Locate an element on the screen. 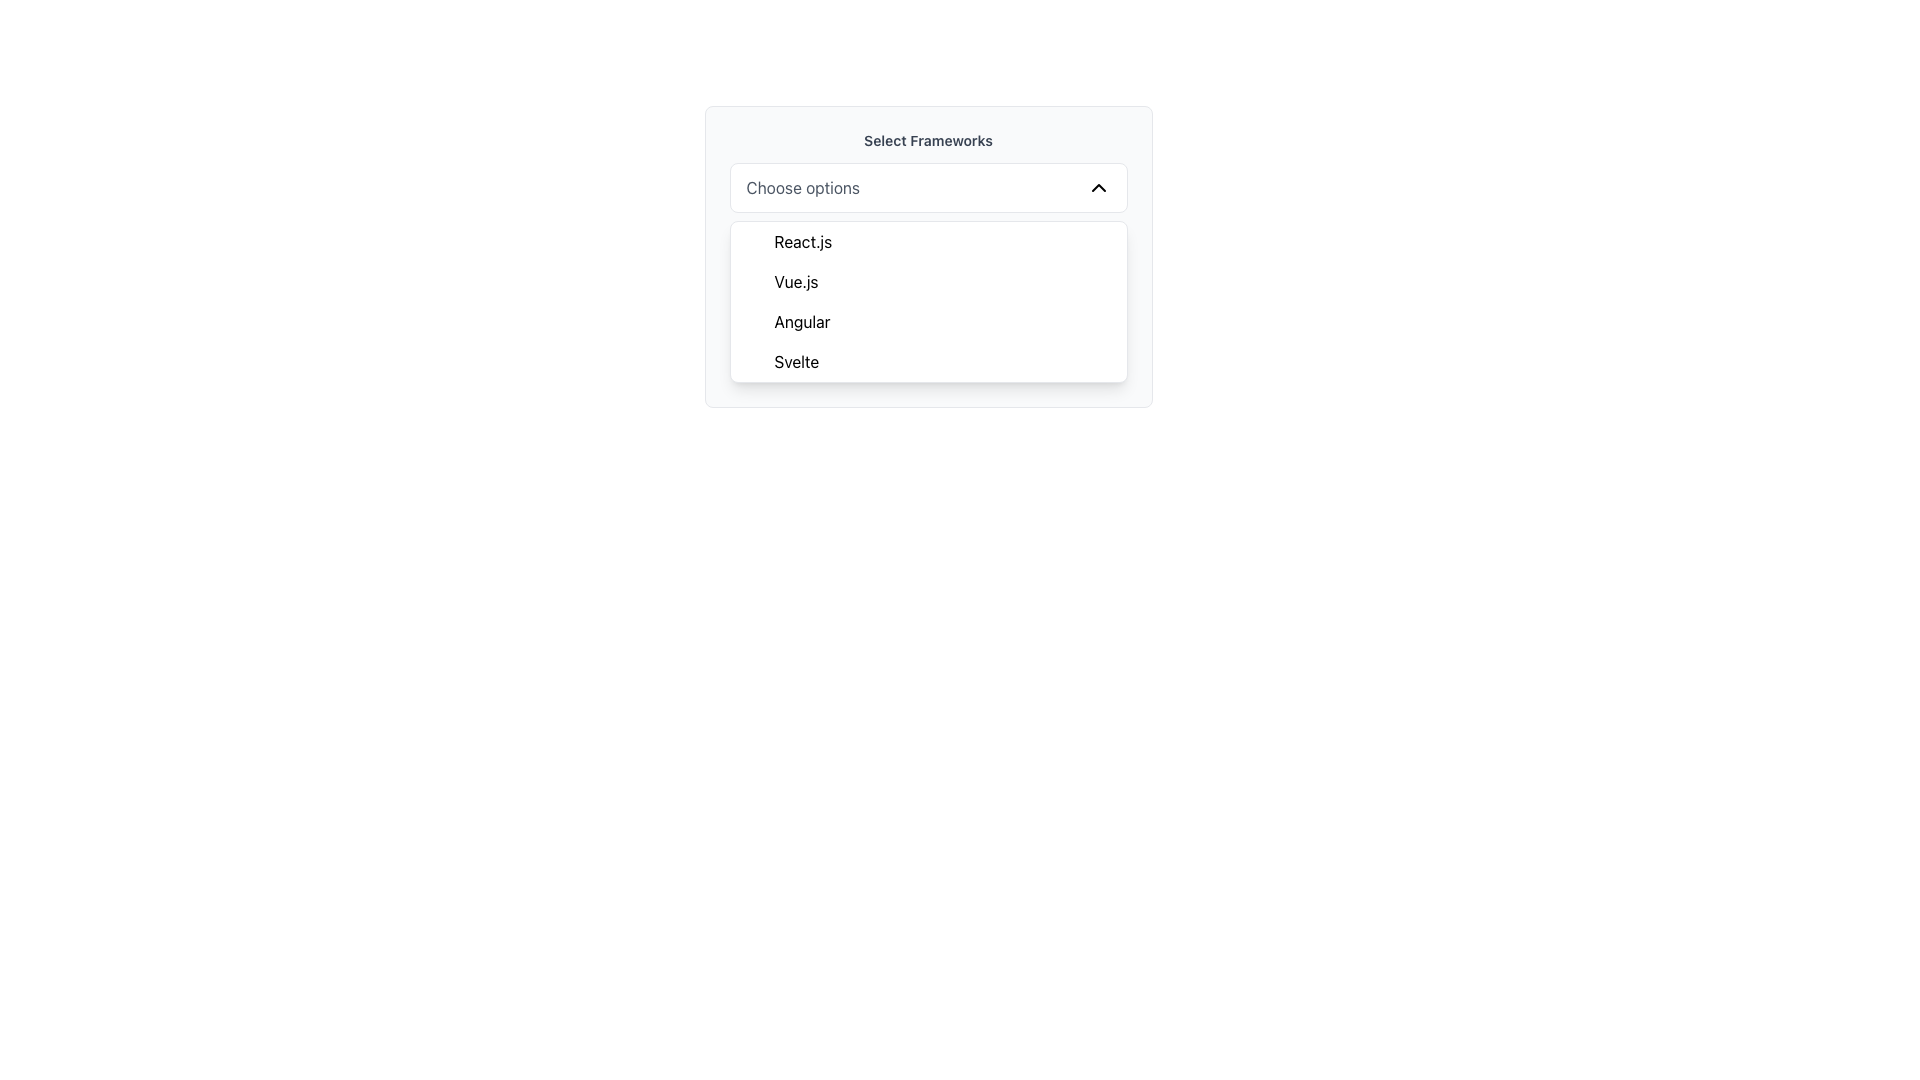 This screenshot has width=1920, height=1080. the chevron icon is located at coordinates (1097, 188).